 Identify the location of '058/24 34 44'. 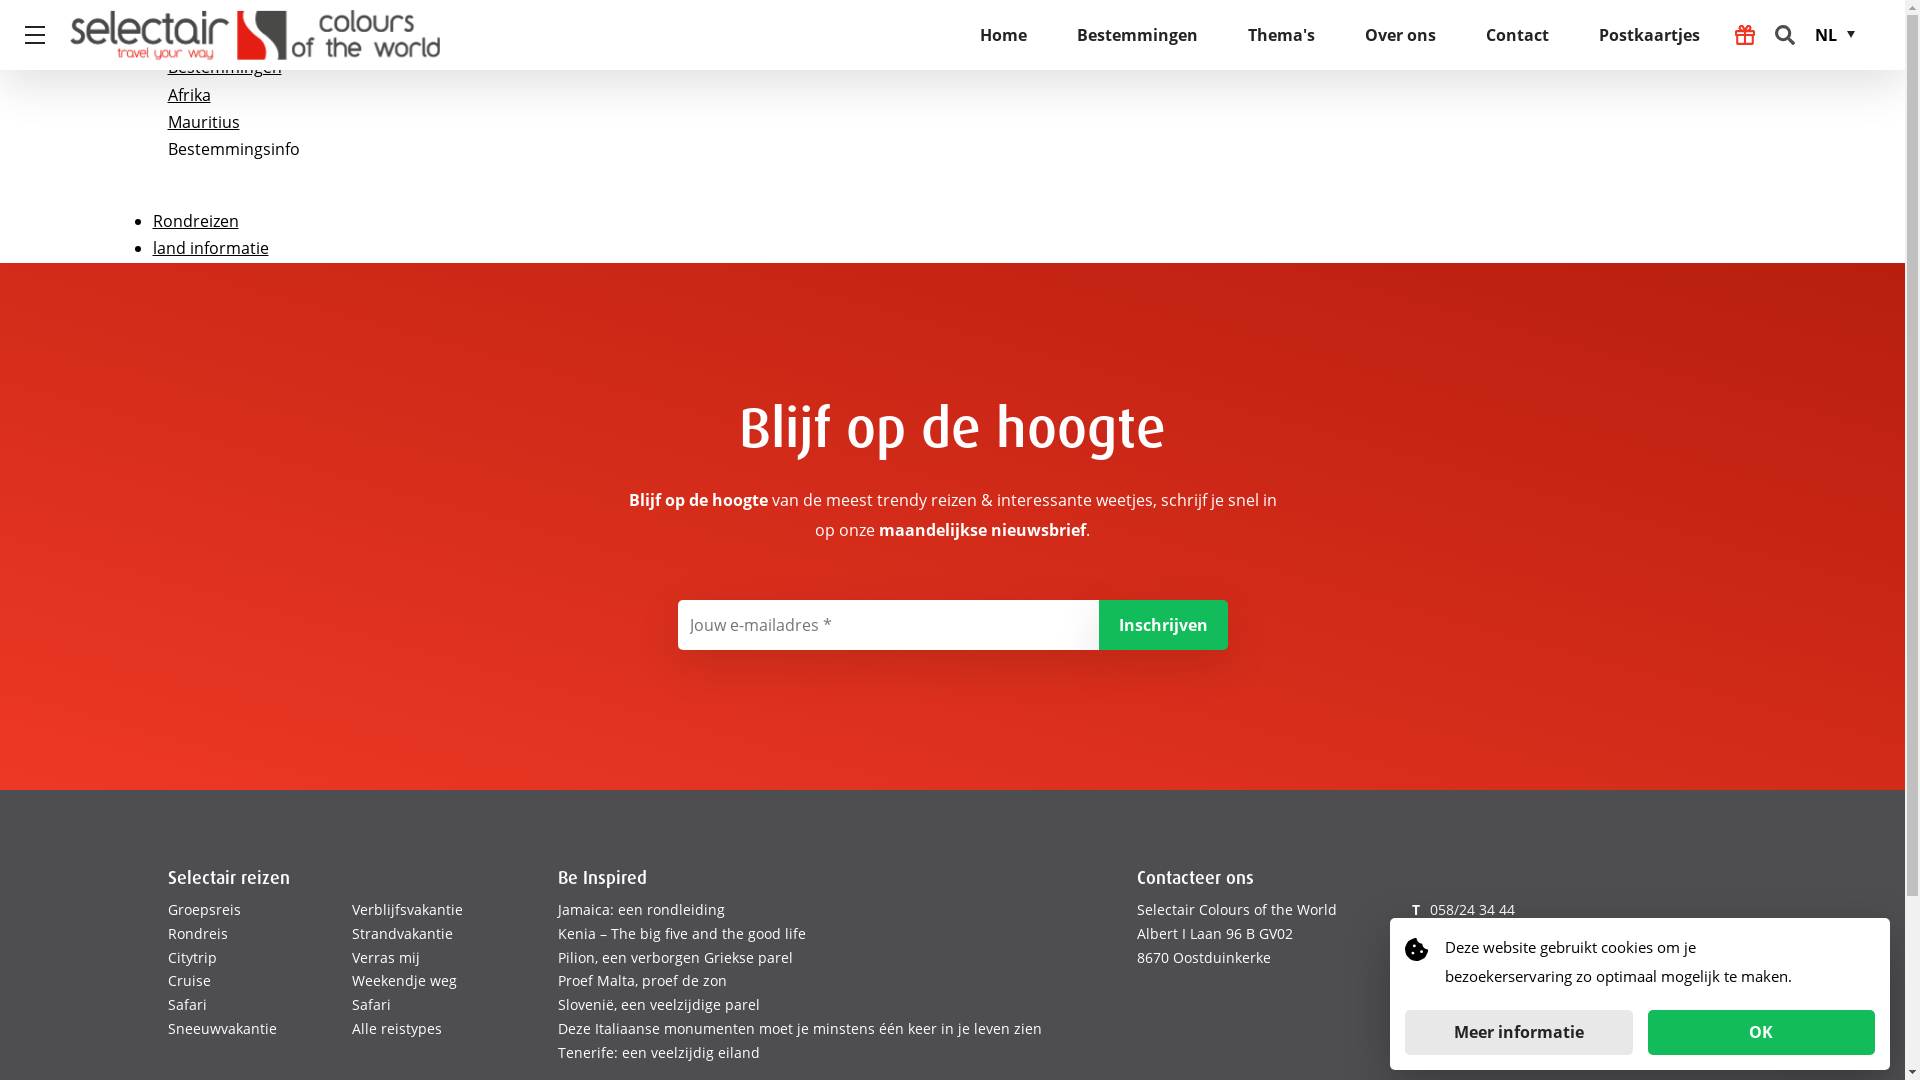
(1472, 909).